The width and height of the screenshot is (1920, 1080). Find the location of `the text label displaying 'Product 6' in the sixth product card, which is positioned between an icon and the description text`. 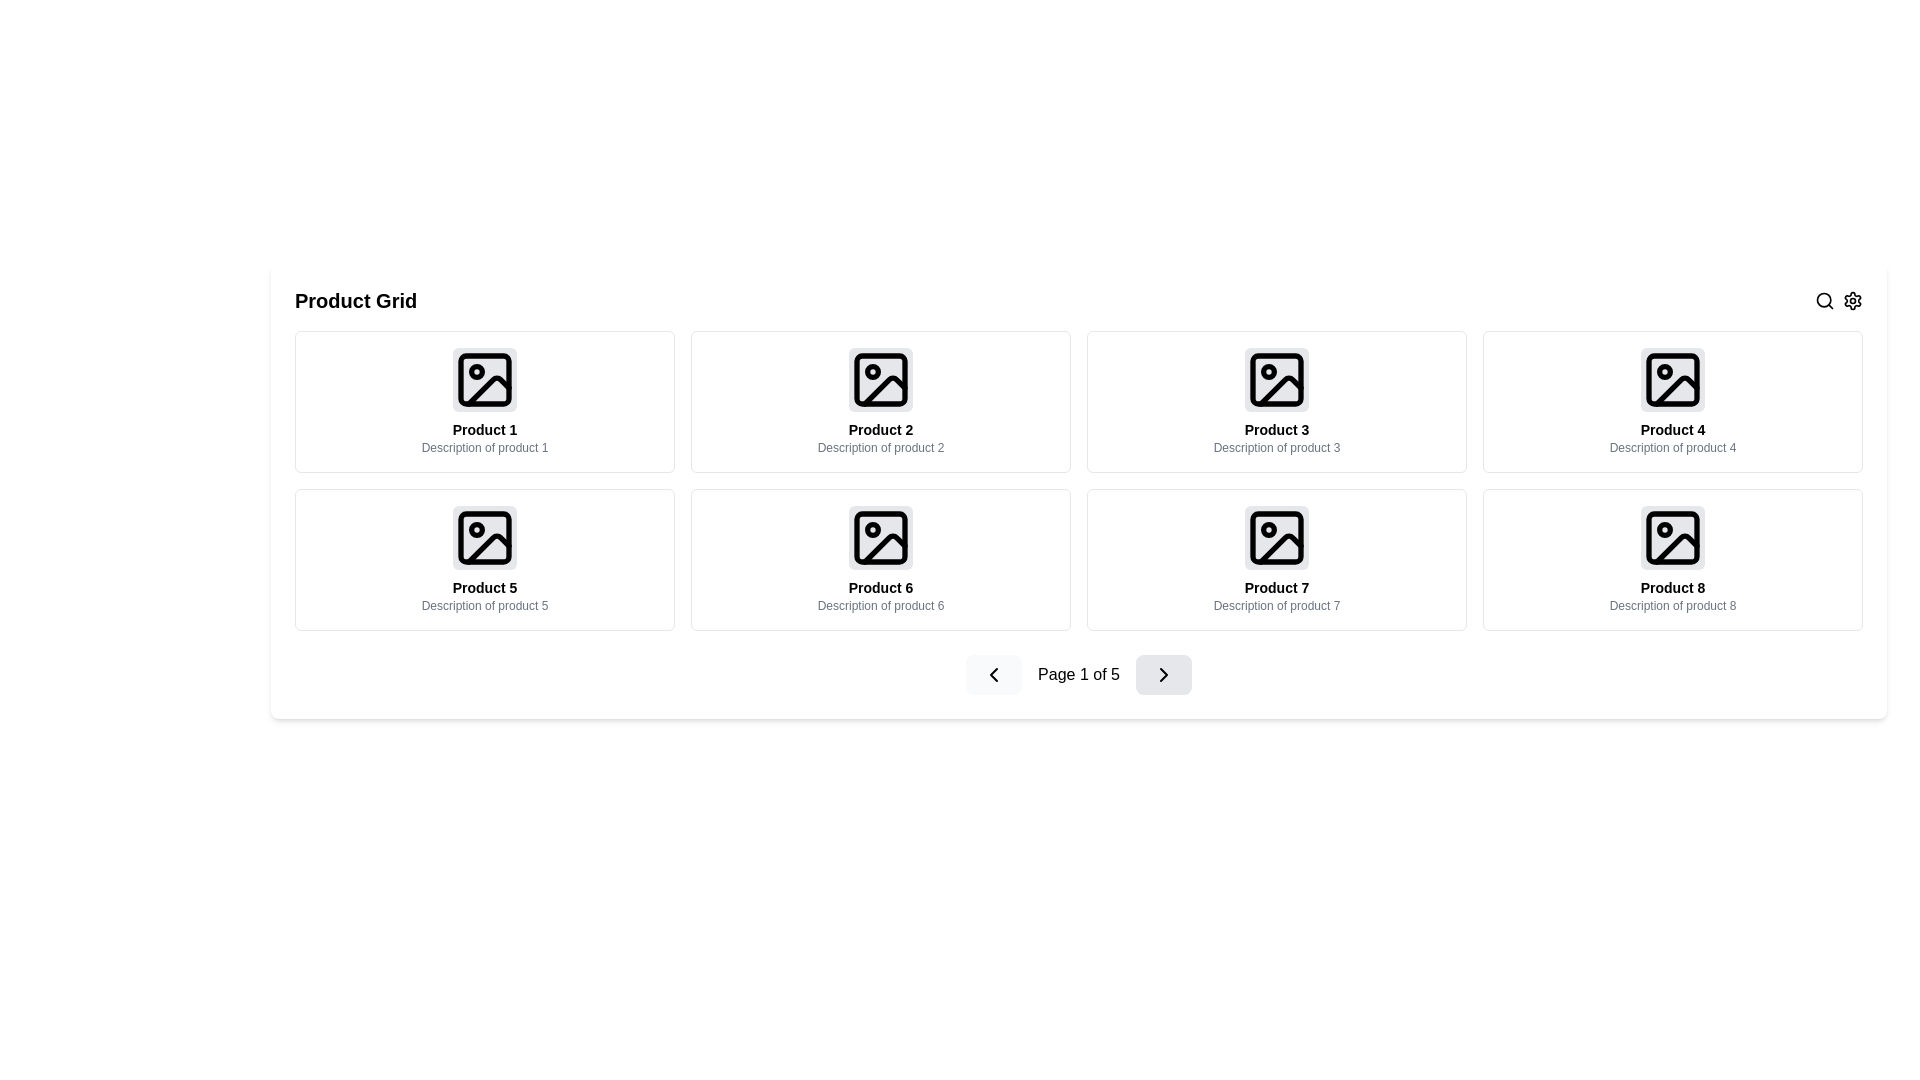

the text label displaying 'Product 6' in the sixth product card, which is positioned between an icon and the description text is located at coordinates (880, 586).